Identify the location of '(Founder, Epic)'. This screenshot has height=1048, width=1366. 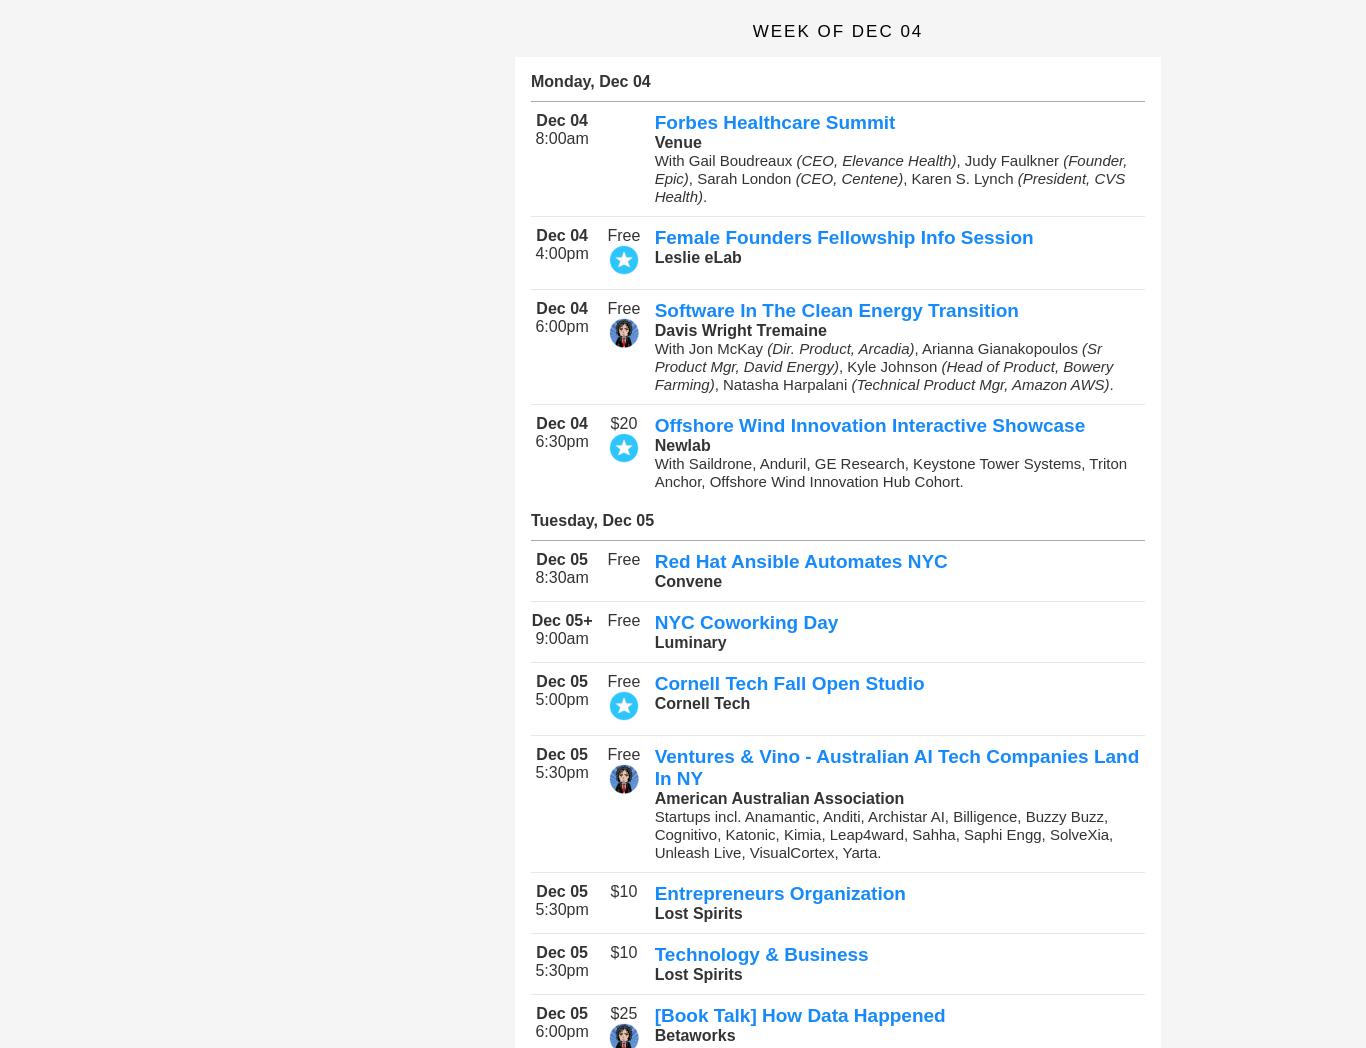
(889, 169).